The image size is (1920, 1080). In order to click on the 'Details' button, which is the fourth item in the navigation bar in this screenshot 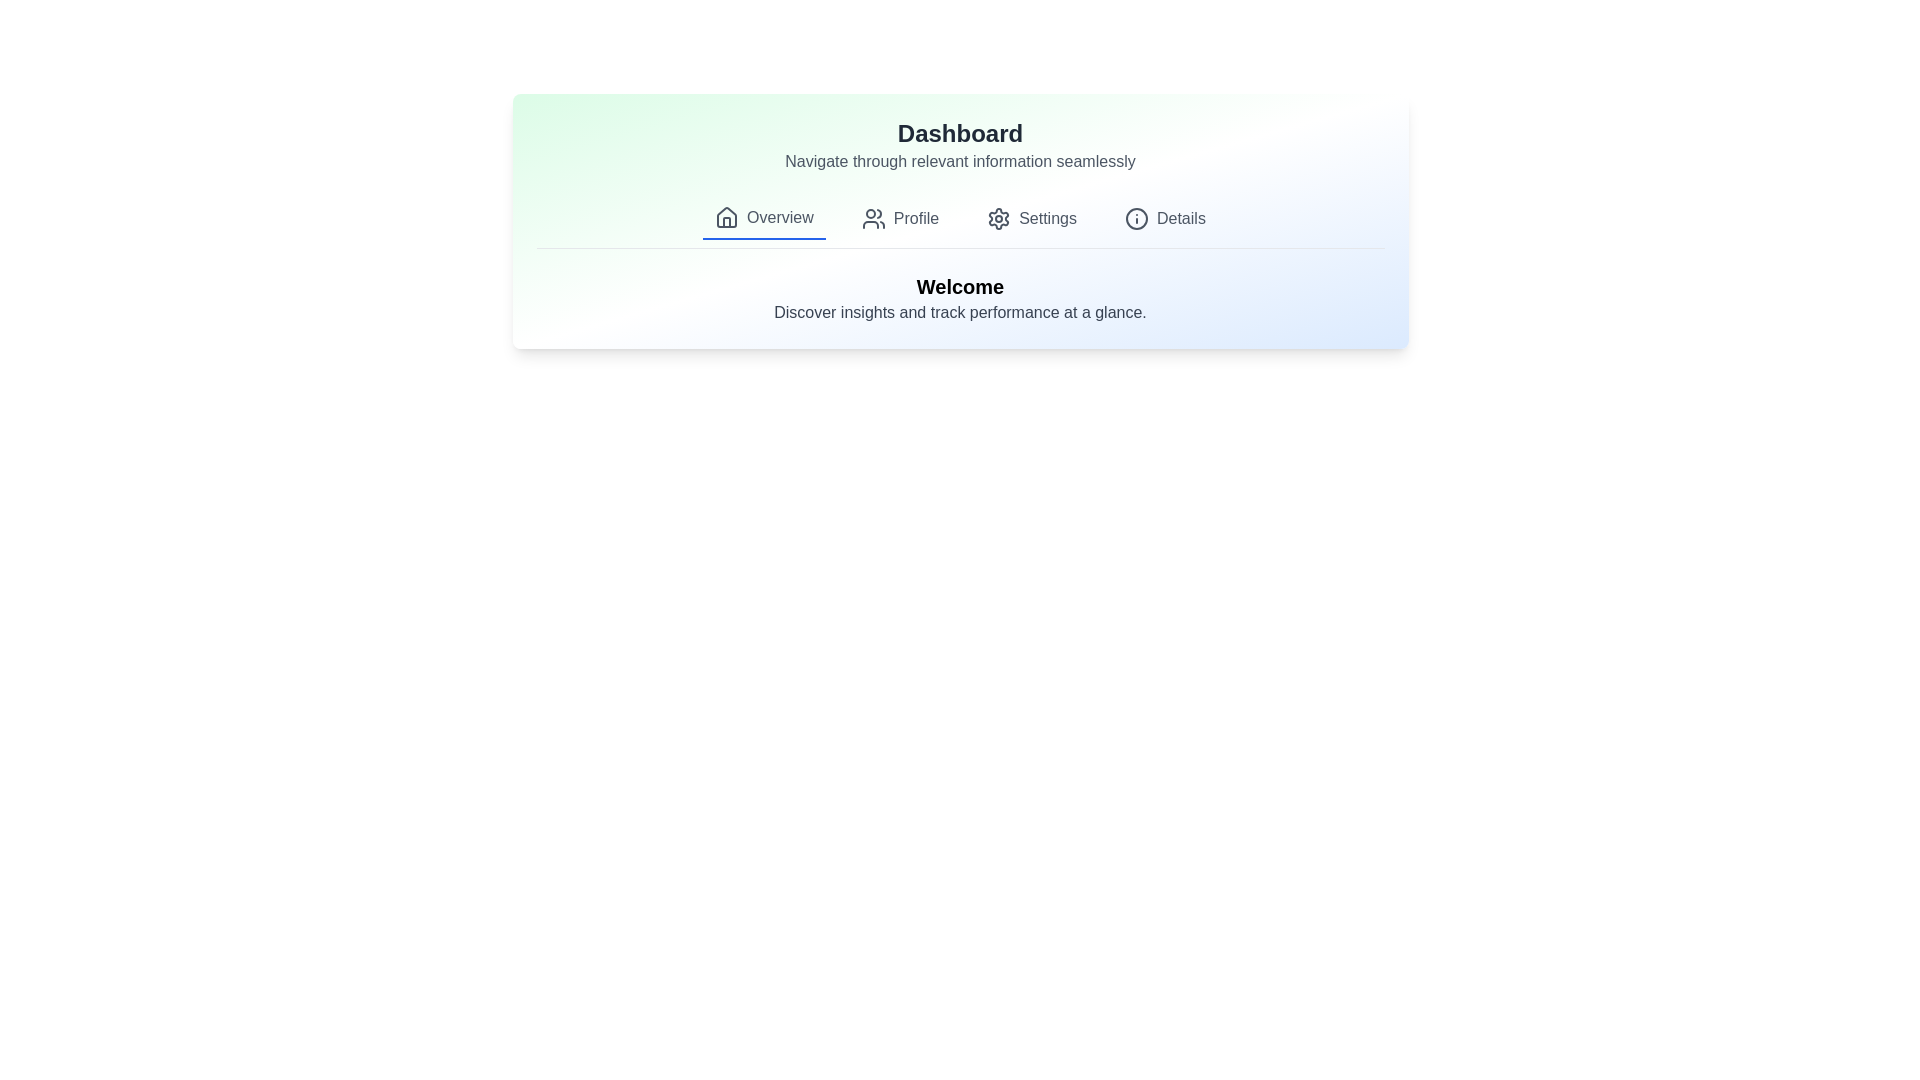, I will do `click(1165, 219)`.